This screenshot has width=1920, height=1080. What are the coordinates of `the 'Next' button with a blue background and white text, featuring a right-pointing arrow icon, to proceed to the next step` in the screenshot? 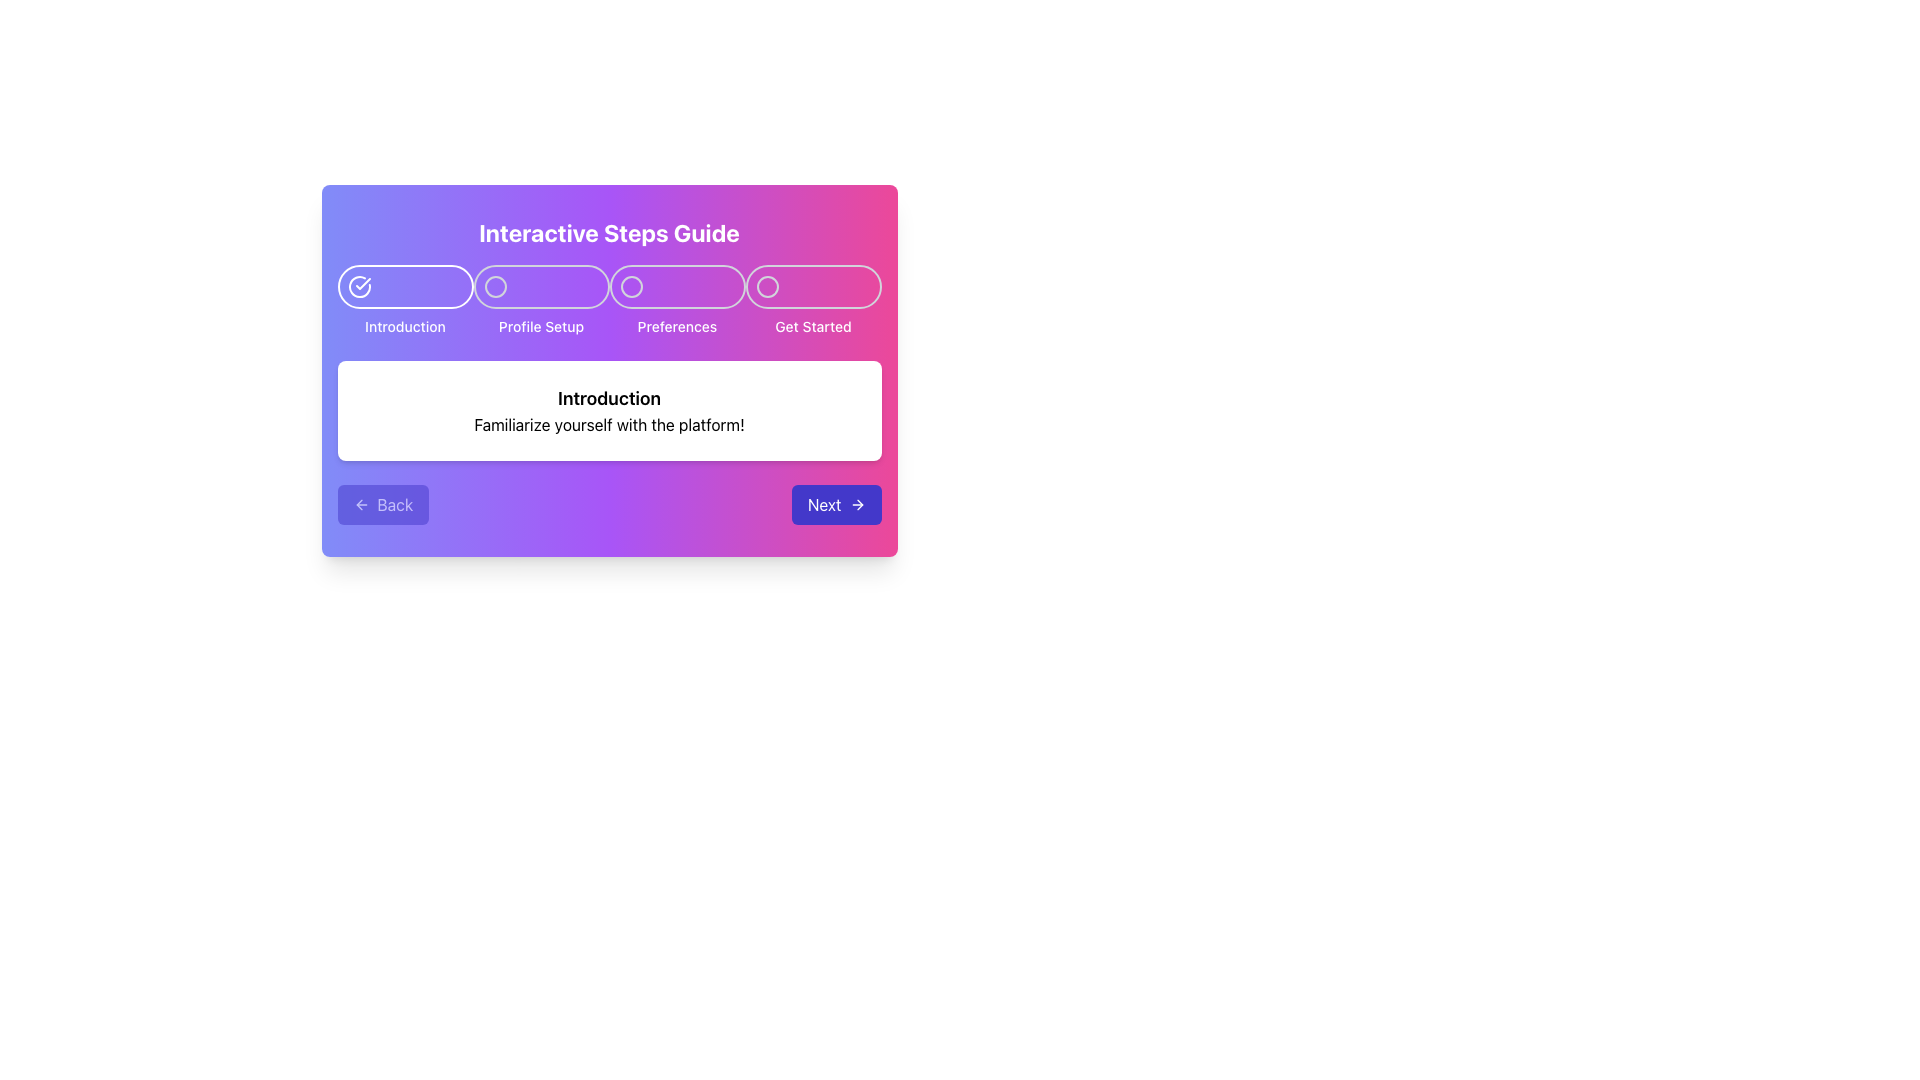 It's located at (836, 504).